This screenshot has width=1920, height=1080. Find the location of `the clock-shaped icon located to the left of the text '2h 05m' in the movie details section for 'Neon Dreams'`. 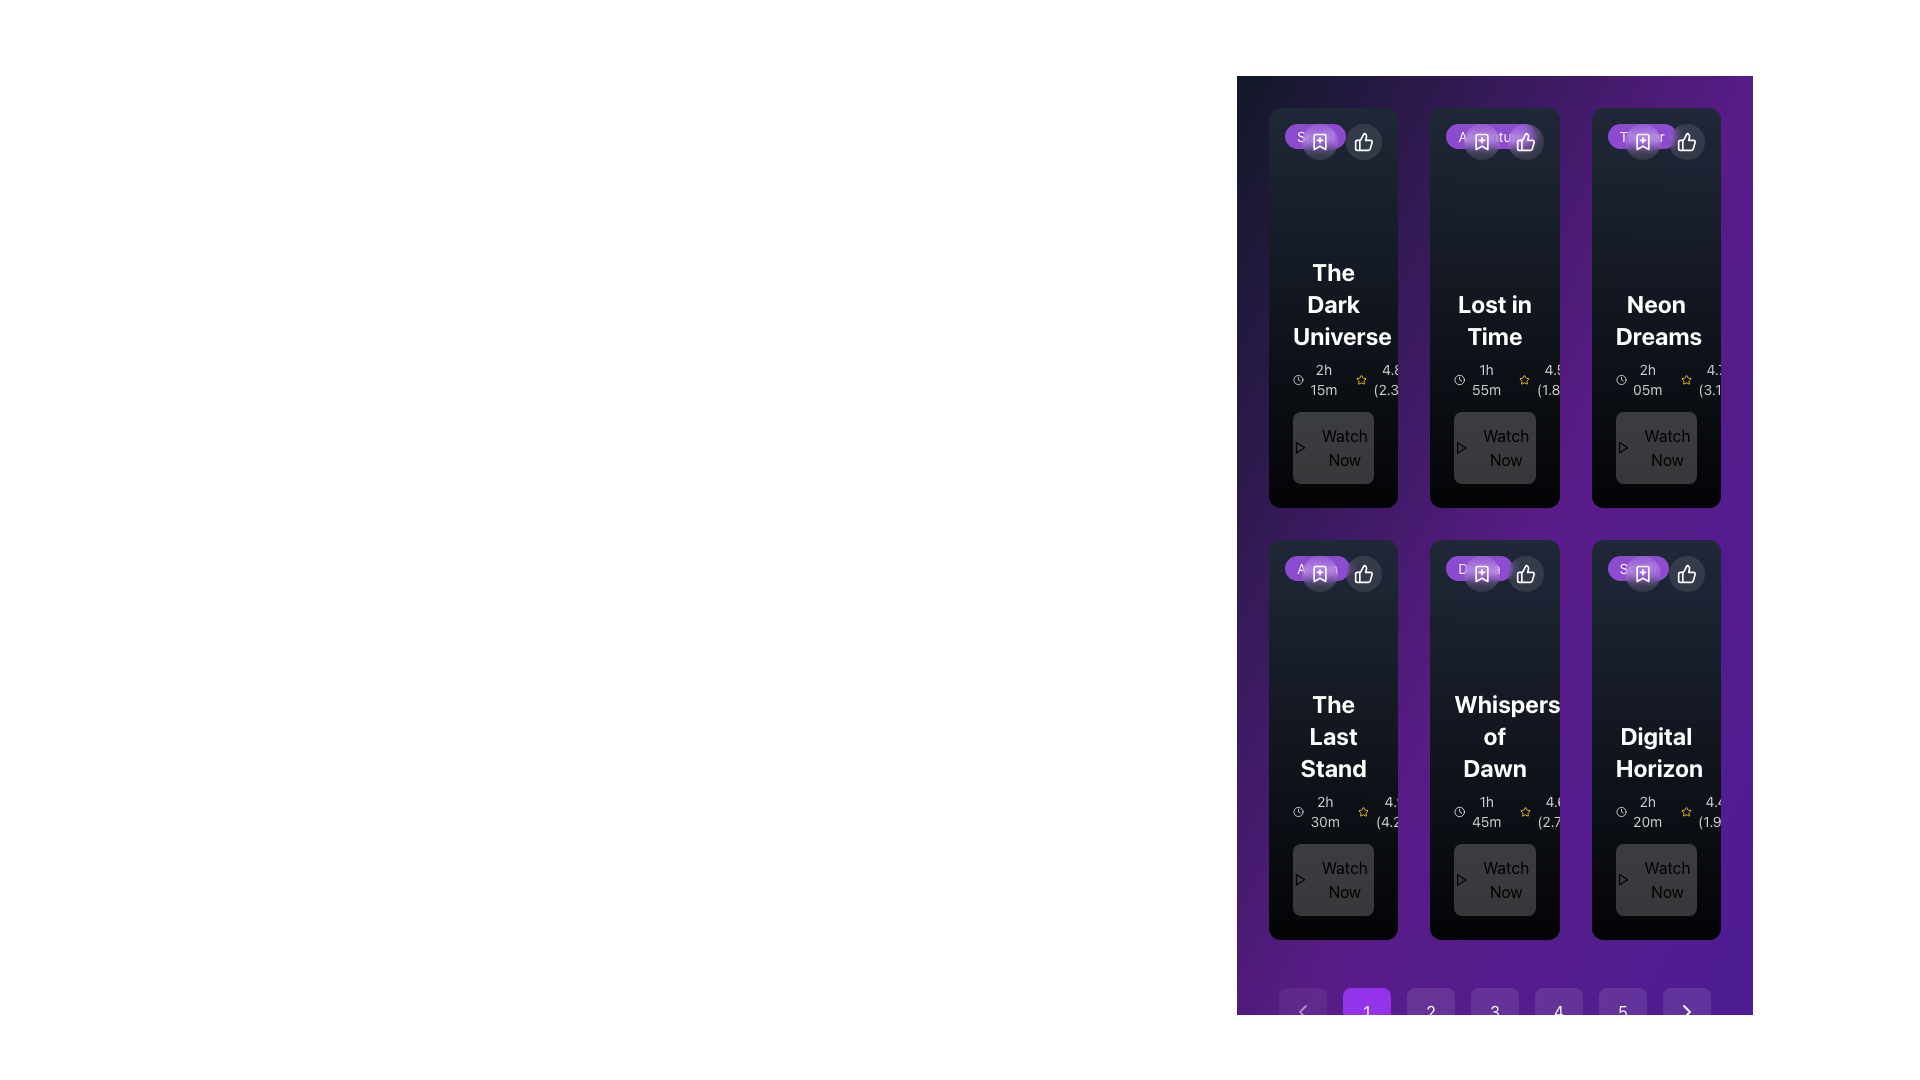

the clock-shaped icon located to the left of the text '2h 05m' in the movie details section for 'Neon Dreams' is located at coordinates (1621, 380).